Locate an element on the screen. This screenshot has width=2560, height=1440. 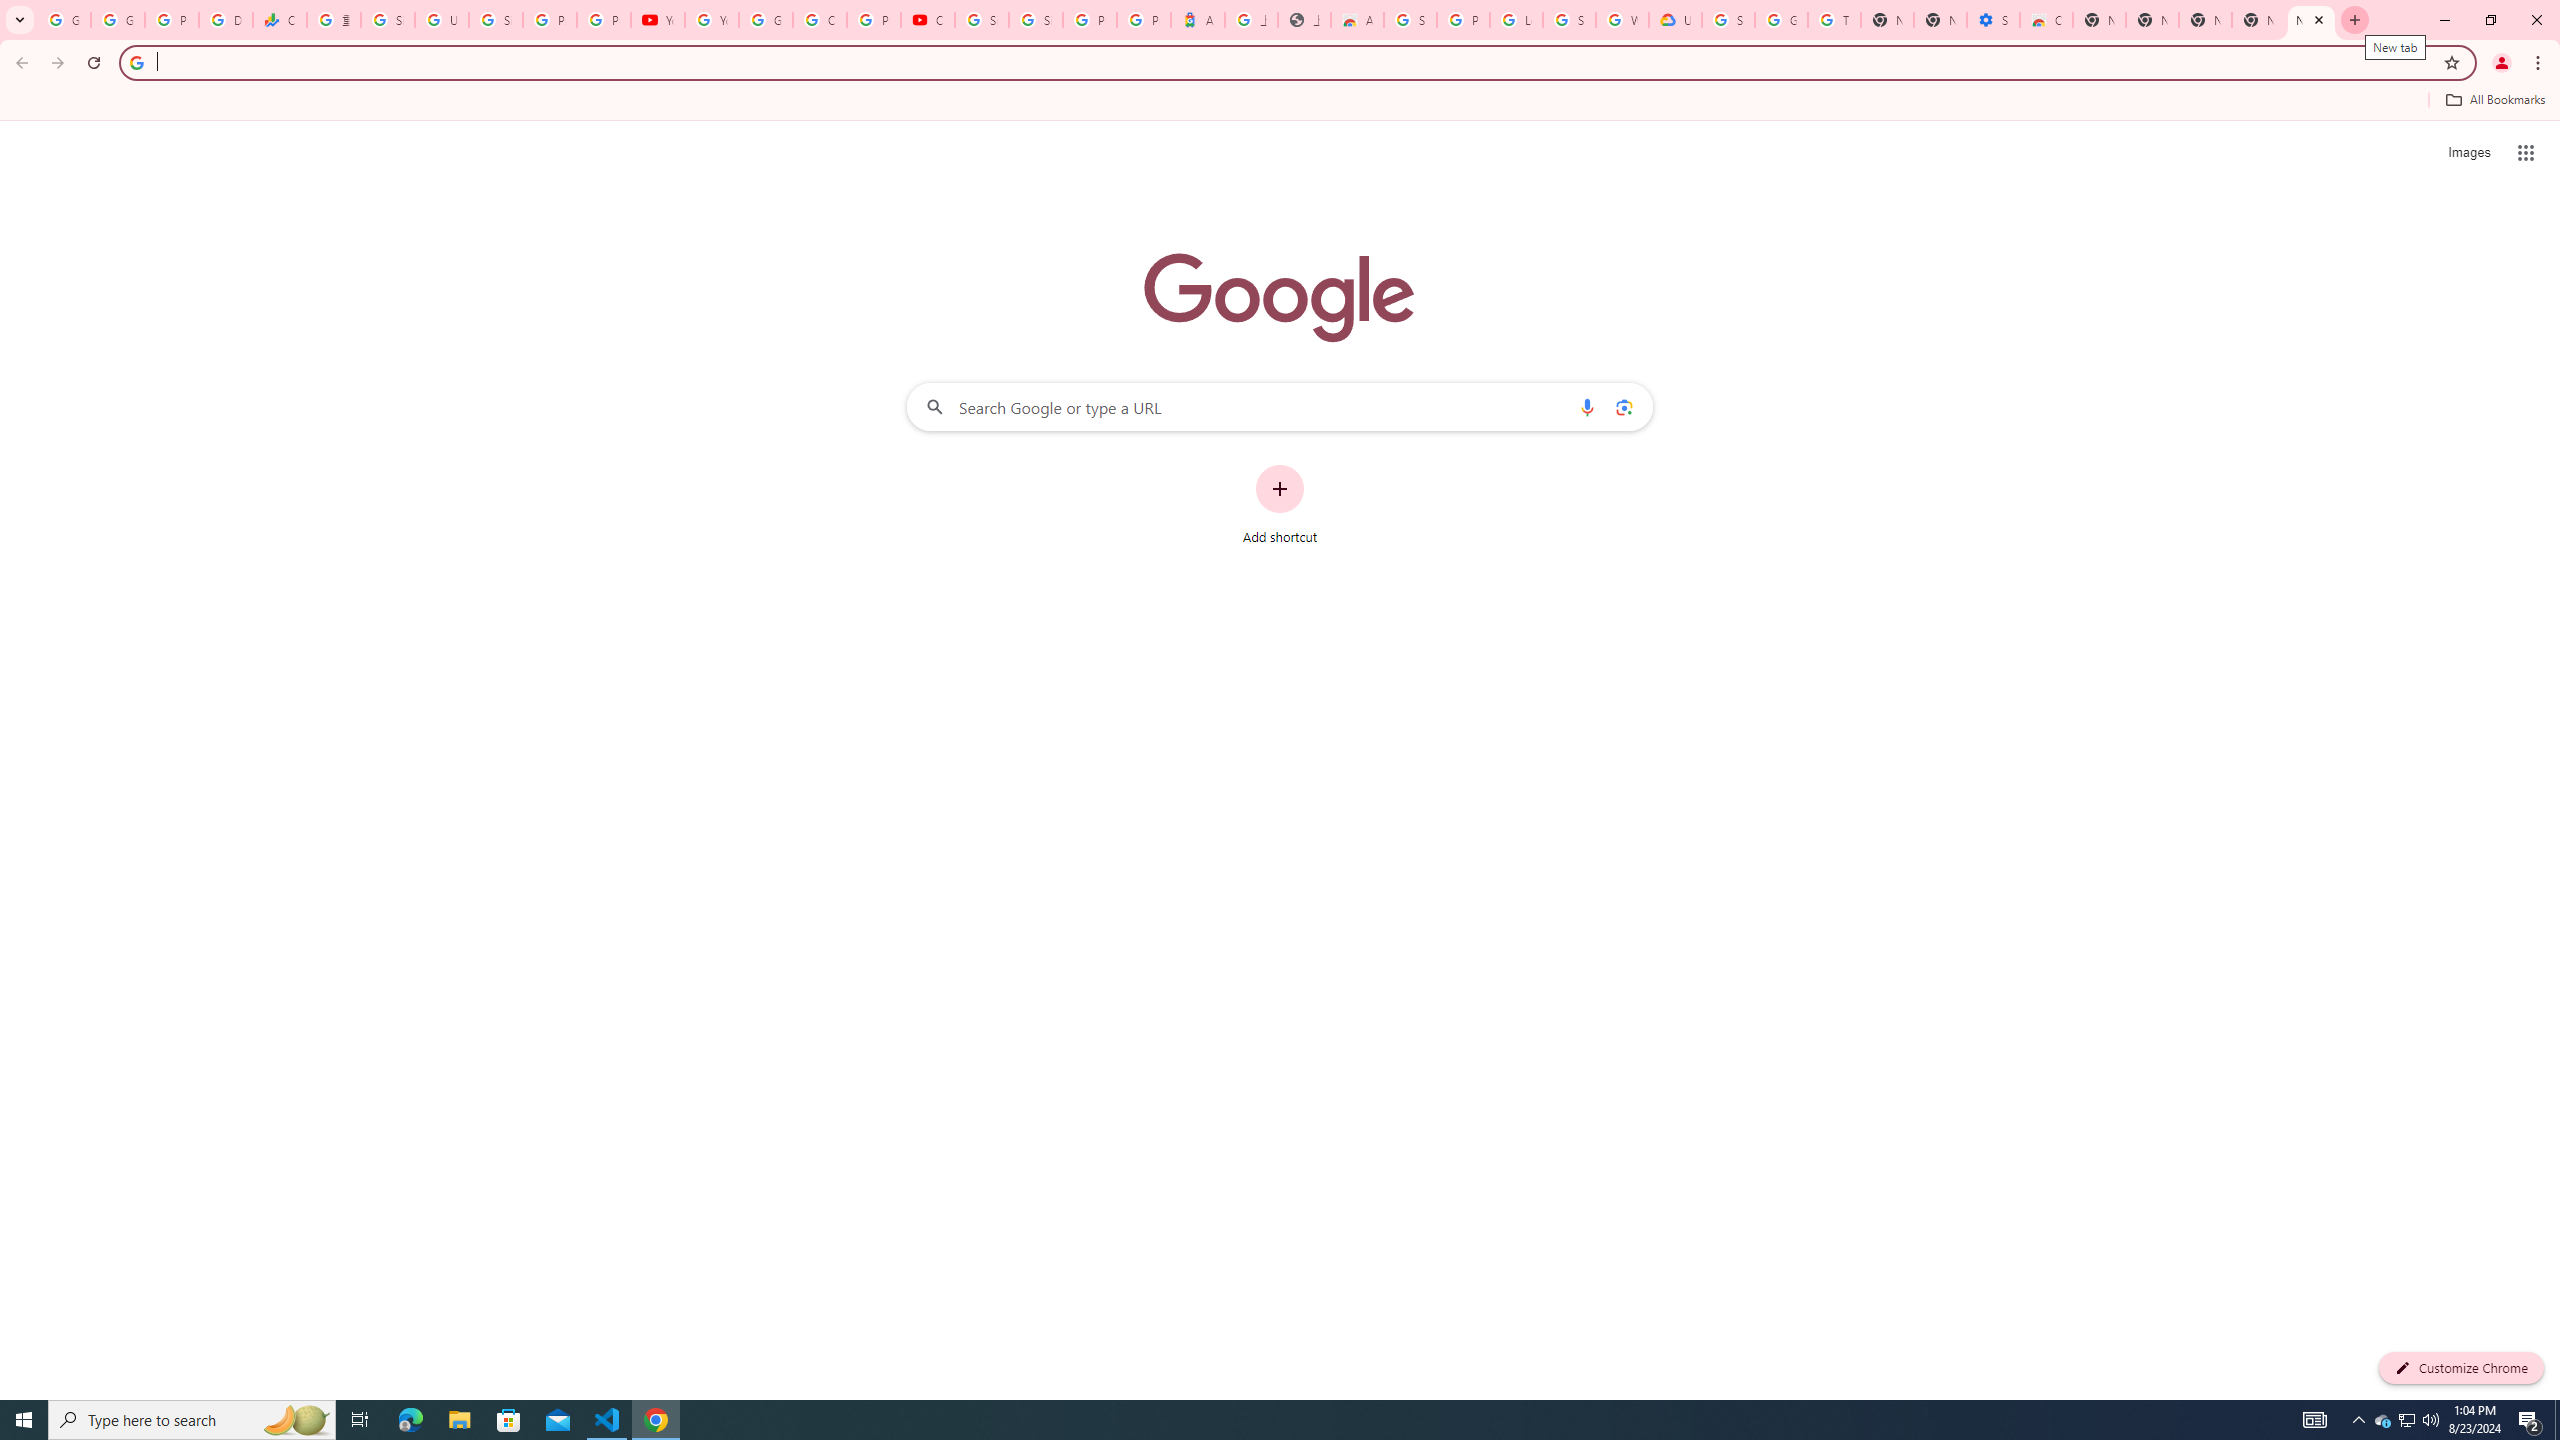
'YouTube' is located at coordinates (710, 19).